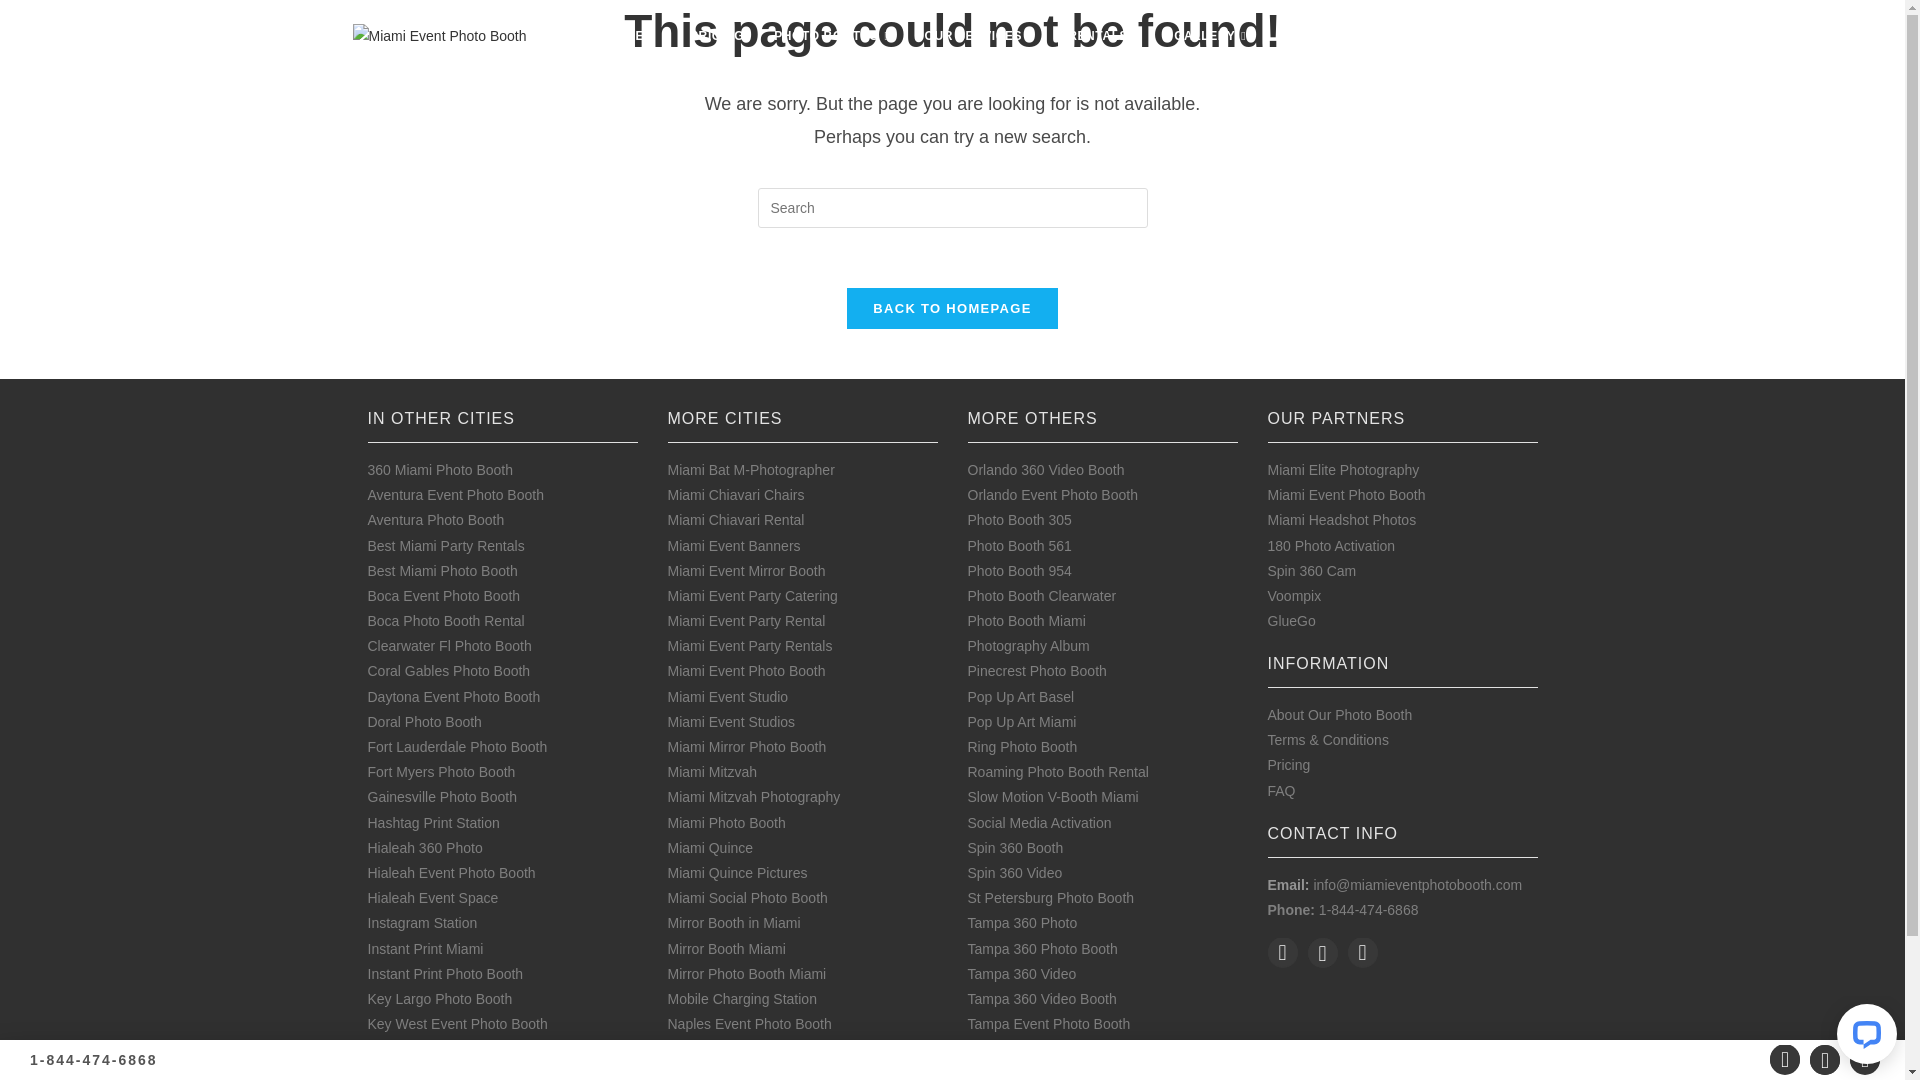 This screenshot has height=1080, width=1920. Describe the element at coordinates (741, 999) in the screenshot. I see `'Mobile Charging Station'` at that location.